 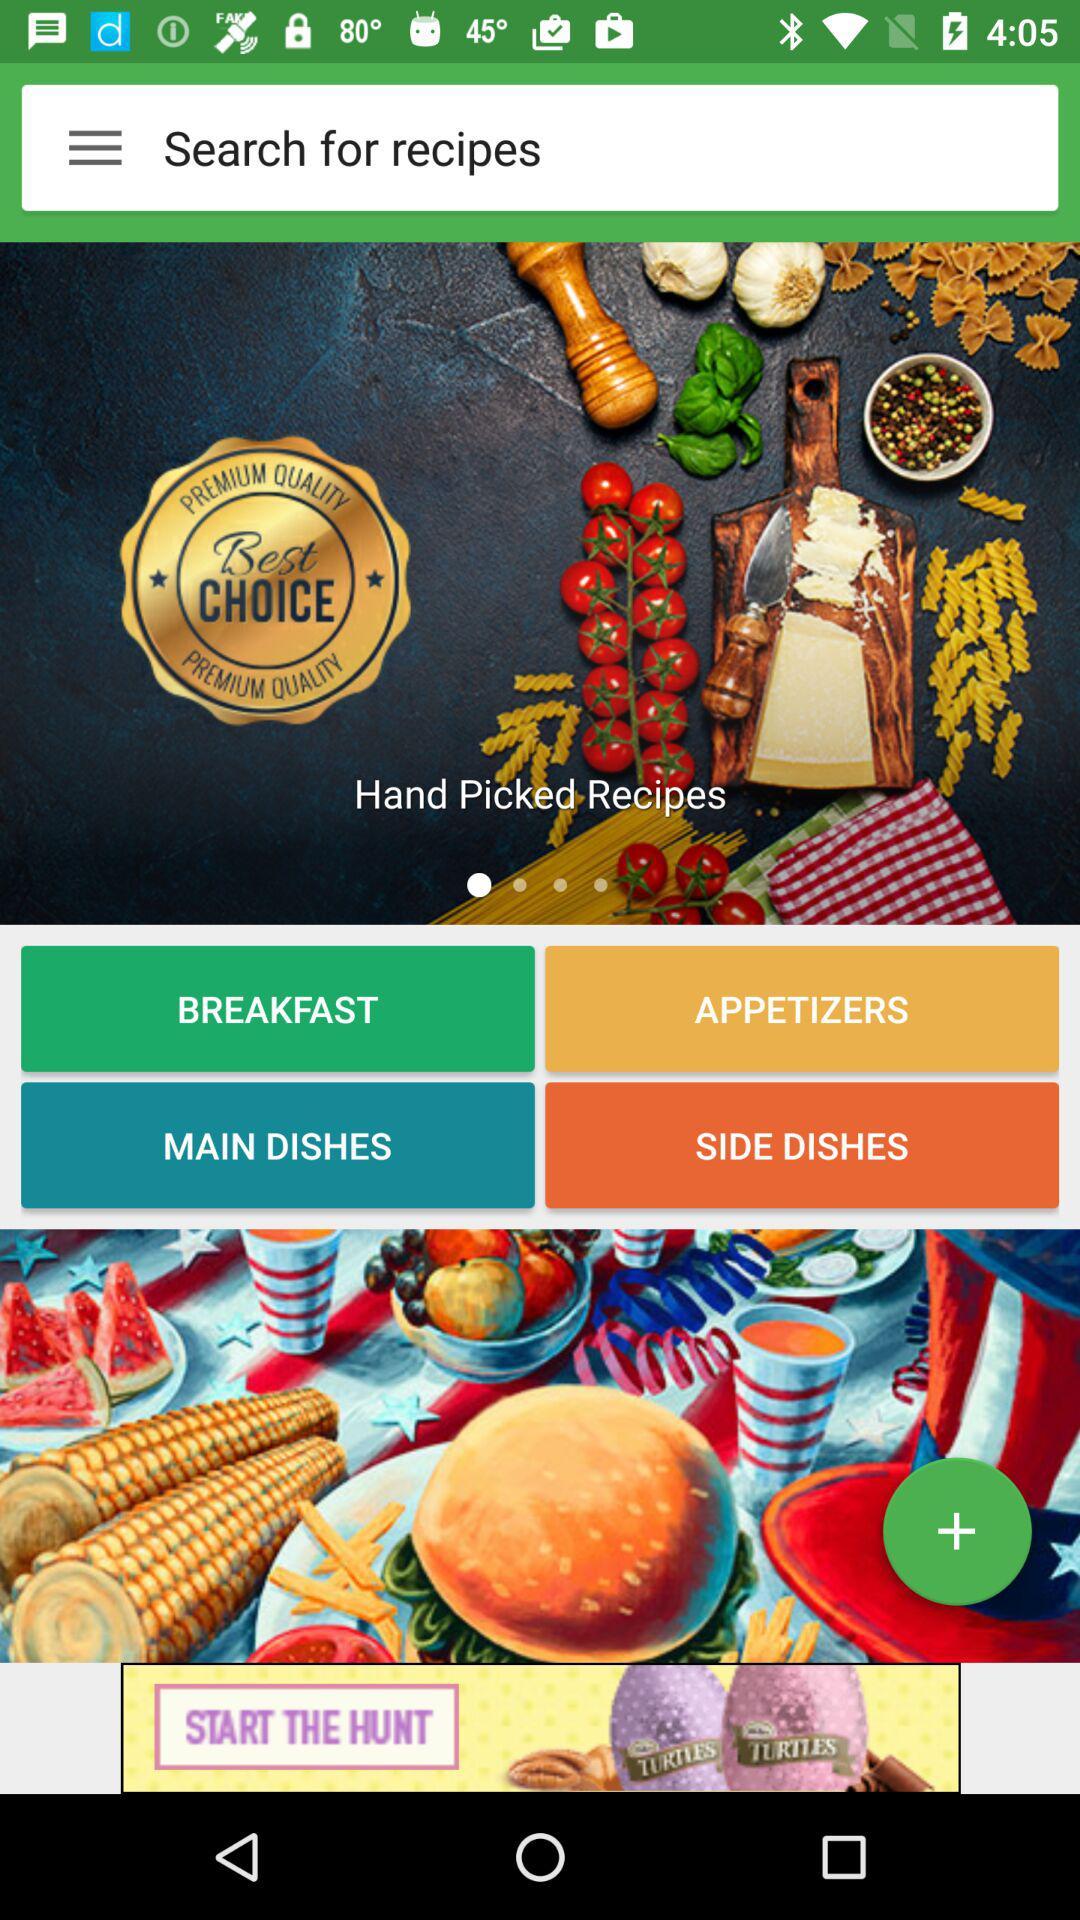 What do you see at coordinates (277, 1145) in the screenshot?
I see `the button which is below the breakfast` at bounding box center [277, 1145].